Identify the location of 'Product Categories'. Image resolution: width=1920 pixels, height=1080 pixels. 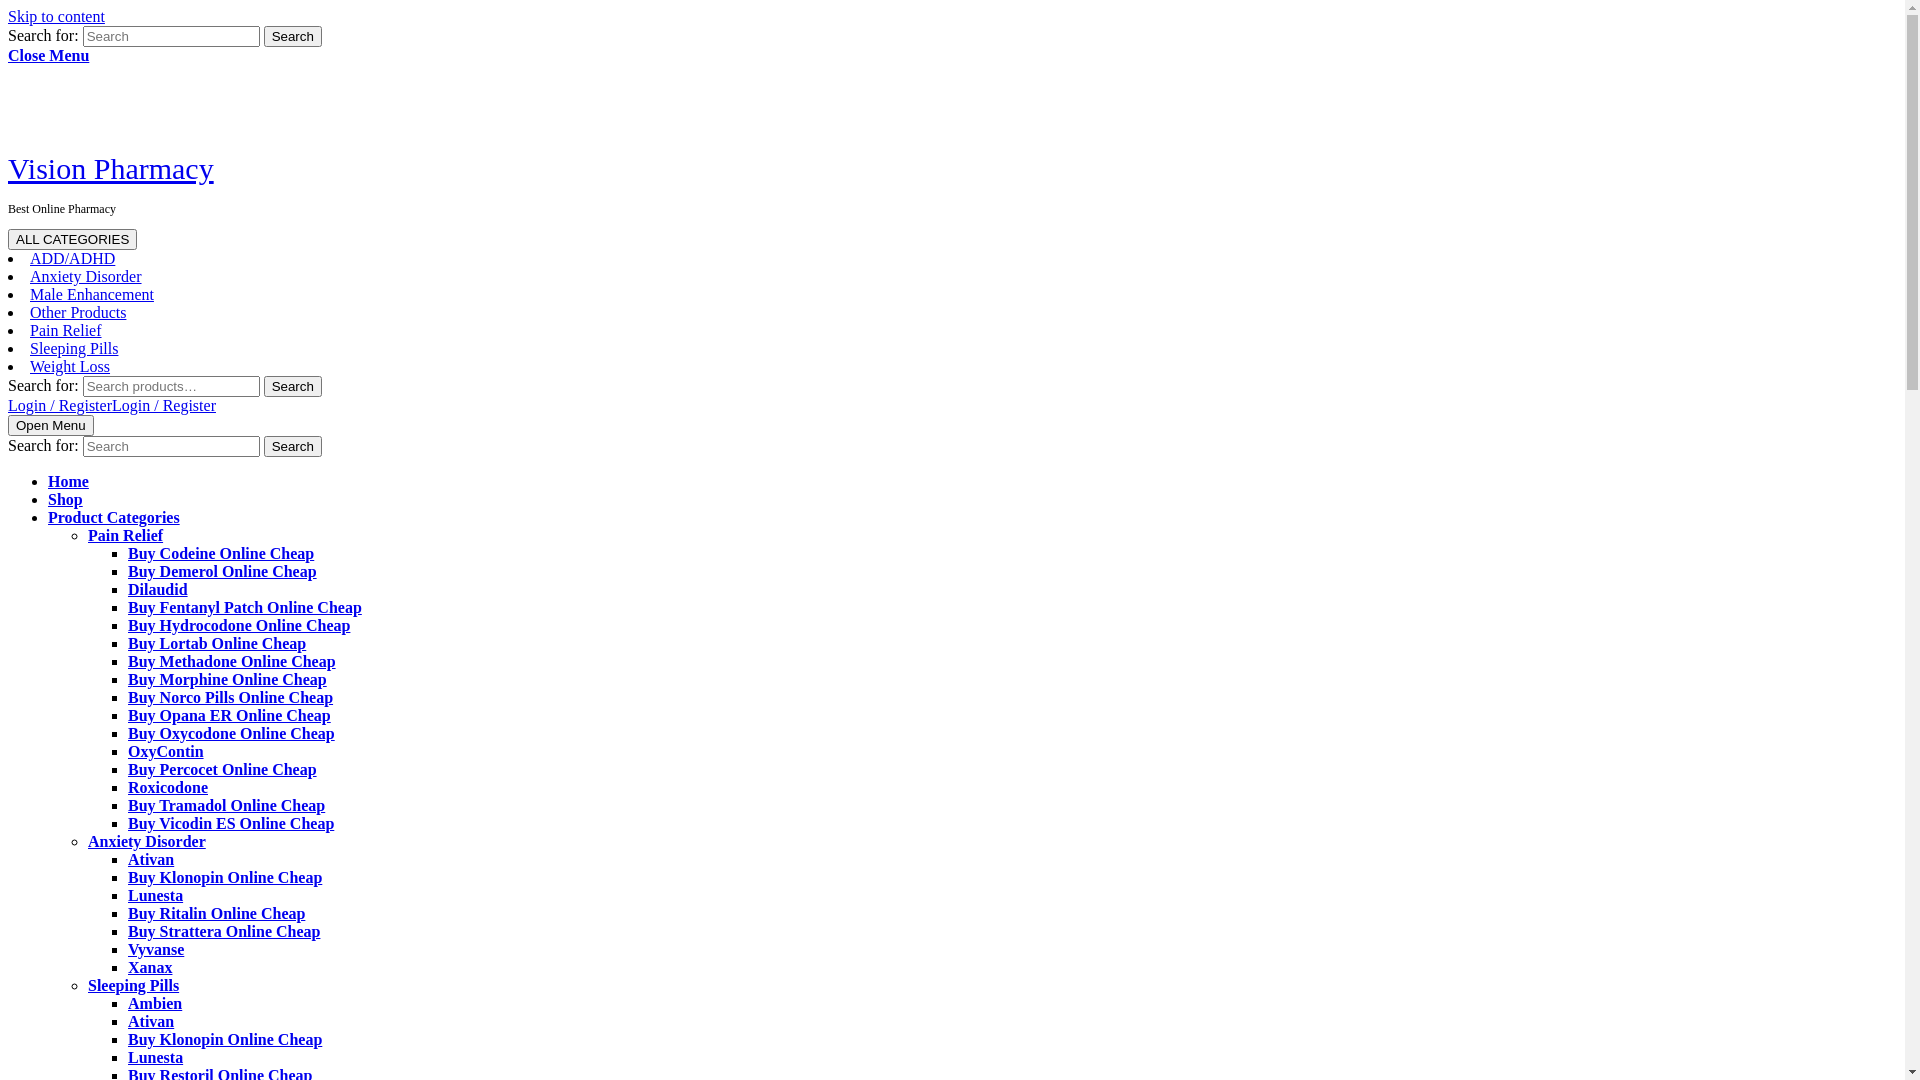
(113, 516).